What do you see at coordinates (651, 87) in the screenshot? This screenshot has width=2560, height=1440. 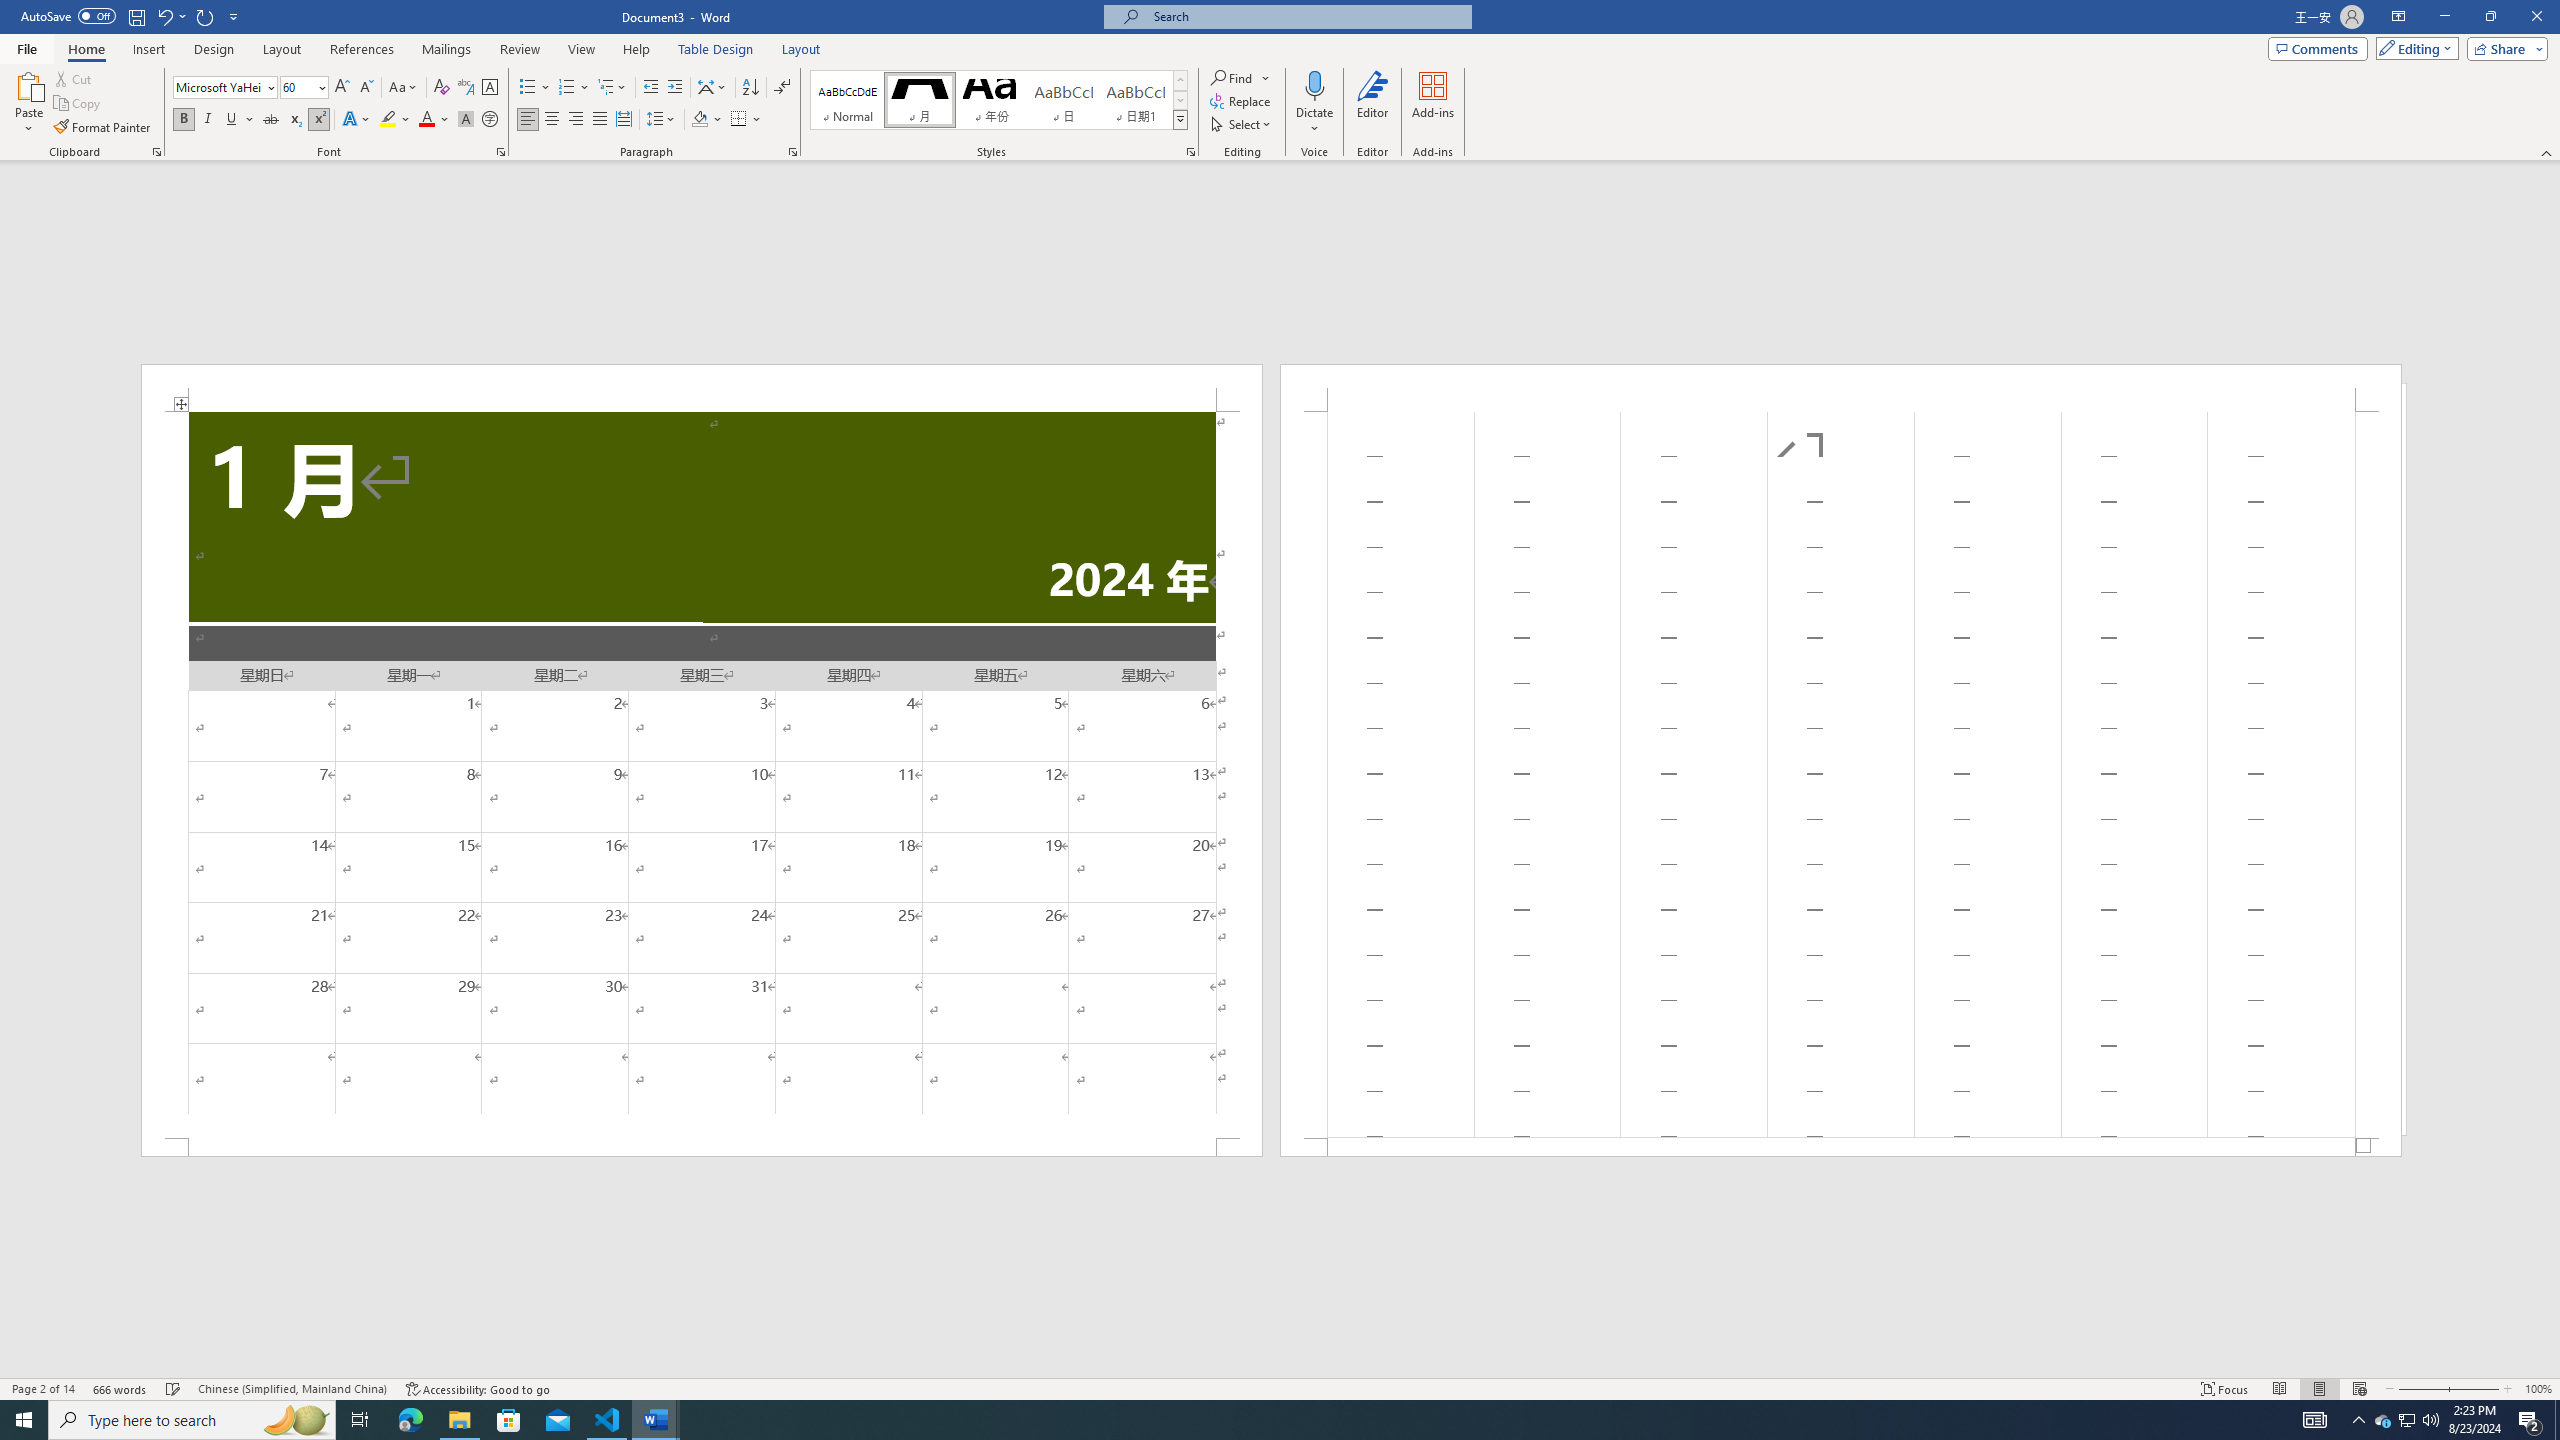 I see `'Decrease Indent'` at bounding box center [651, 87].